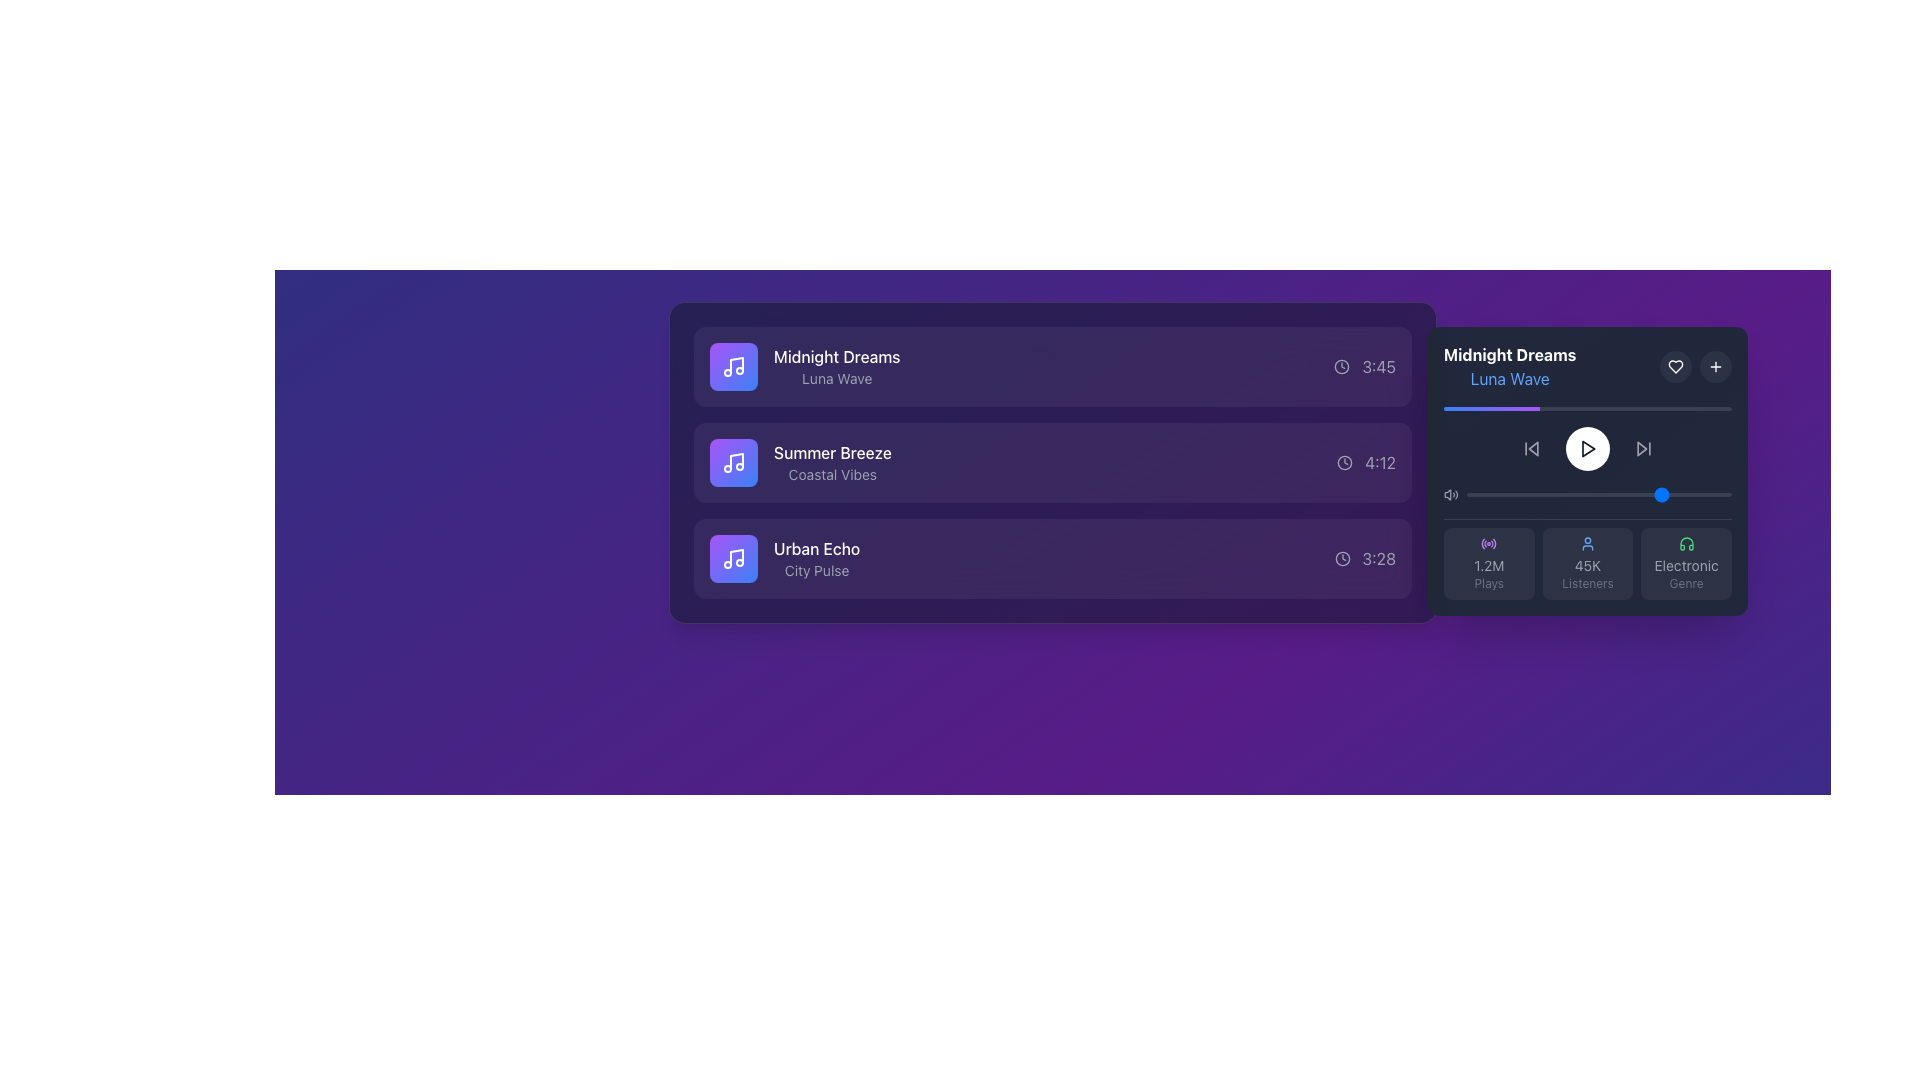 The image size is (1920, 1080). I want to click on the leftmost informational display box that shows the number of plays for a specific media item, located at the bottom-right corner of the interface, so click(1489, 563).